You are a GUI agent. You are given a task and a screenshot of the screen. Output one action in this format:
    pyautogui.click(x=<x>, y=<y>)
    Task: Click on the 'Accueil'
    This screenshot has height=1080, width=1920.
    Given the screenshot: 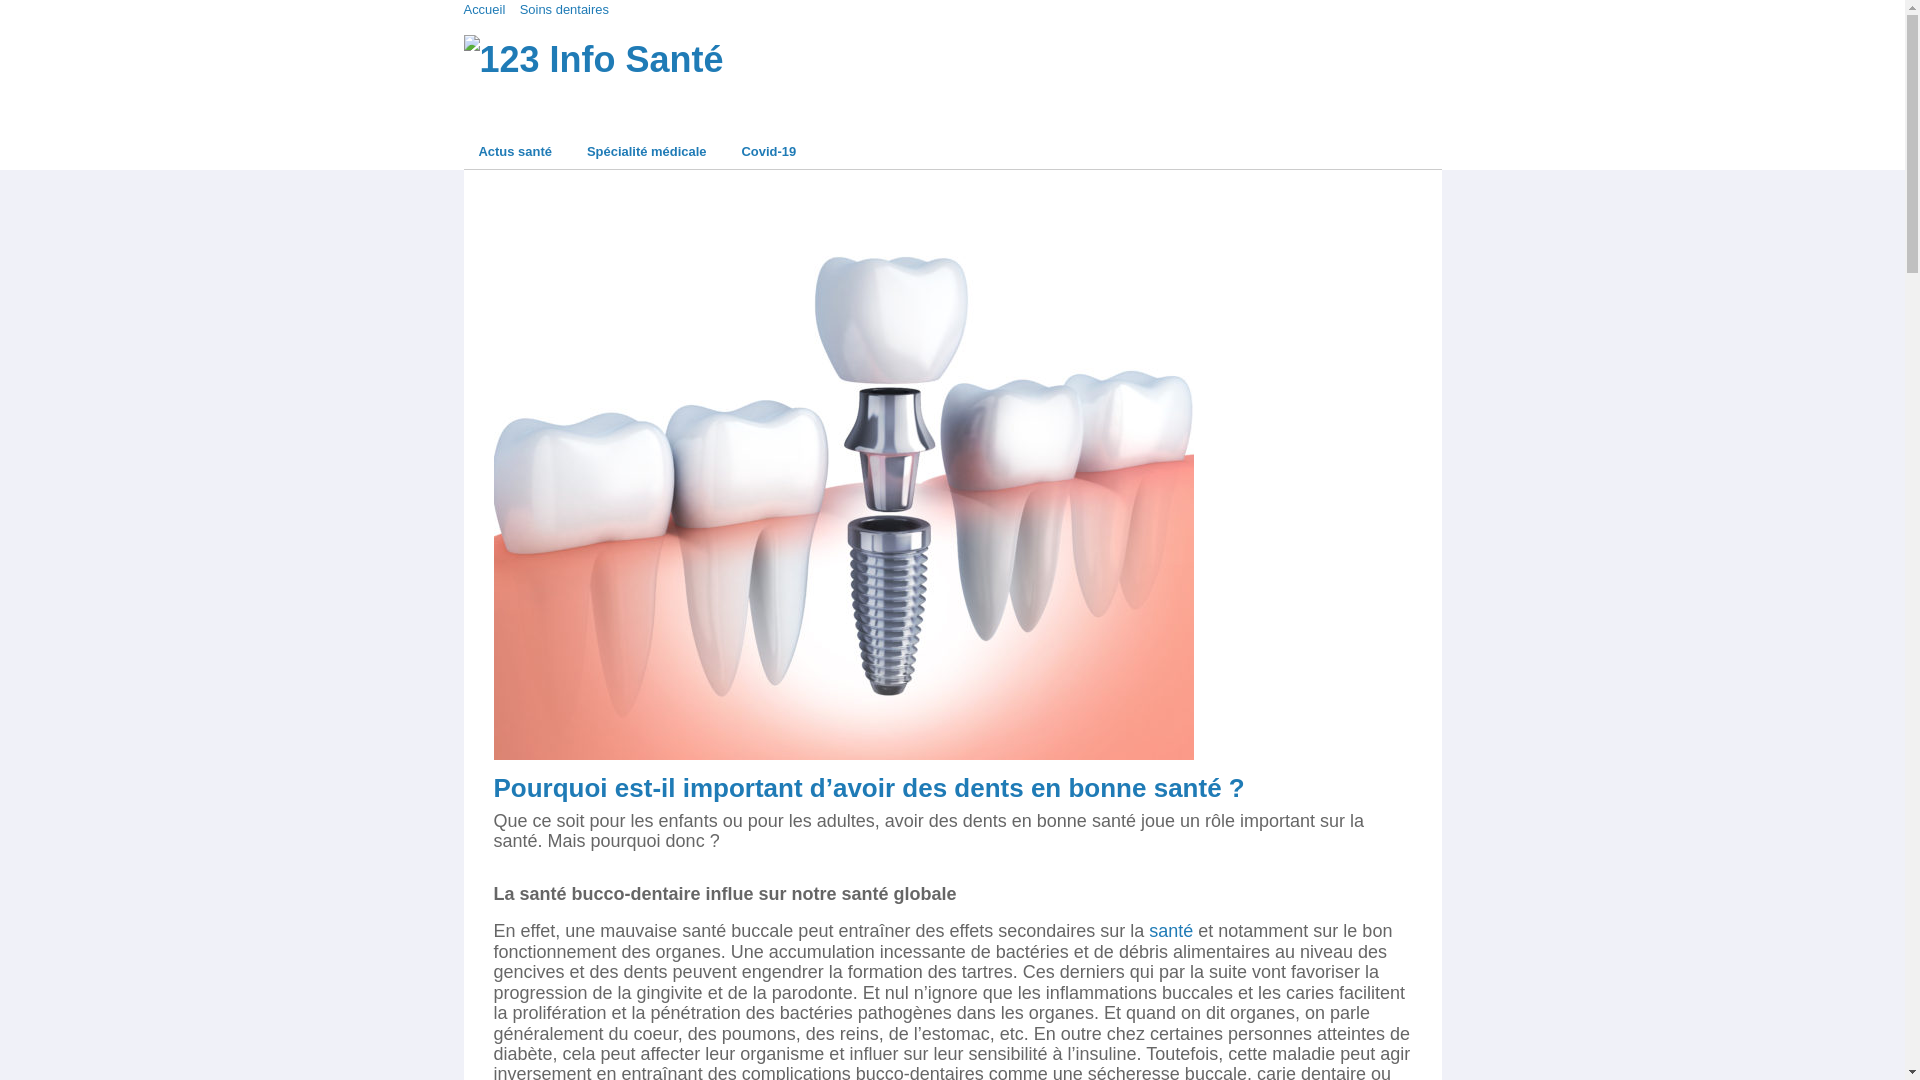 What is the action you would take?
    pyautogui.click(x=484, y=9)
    